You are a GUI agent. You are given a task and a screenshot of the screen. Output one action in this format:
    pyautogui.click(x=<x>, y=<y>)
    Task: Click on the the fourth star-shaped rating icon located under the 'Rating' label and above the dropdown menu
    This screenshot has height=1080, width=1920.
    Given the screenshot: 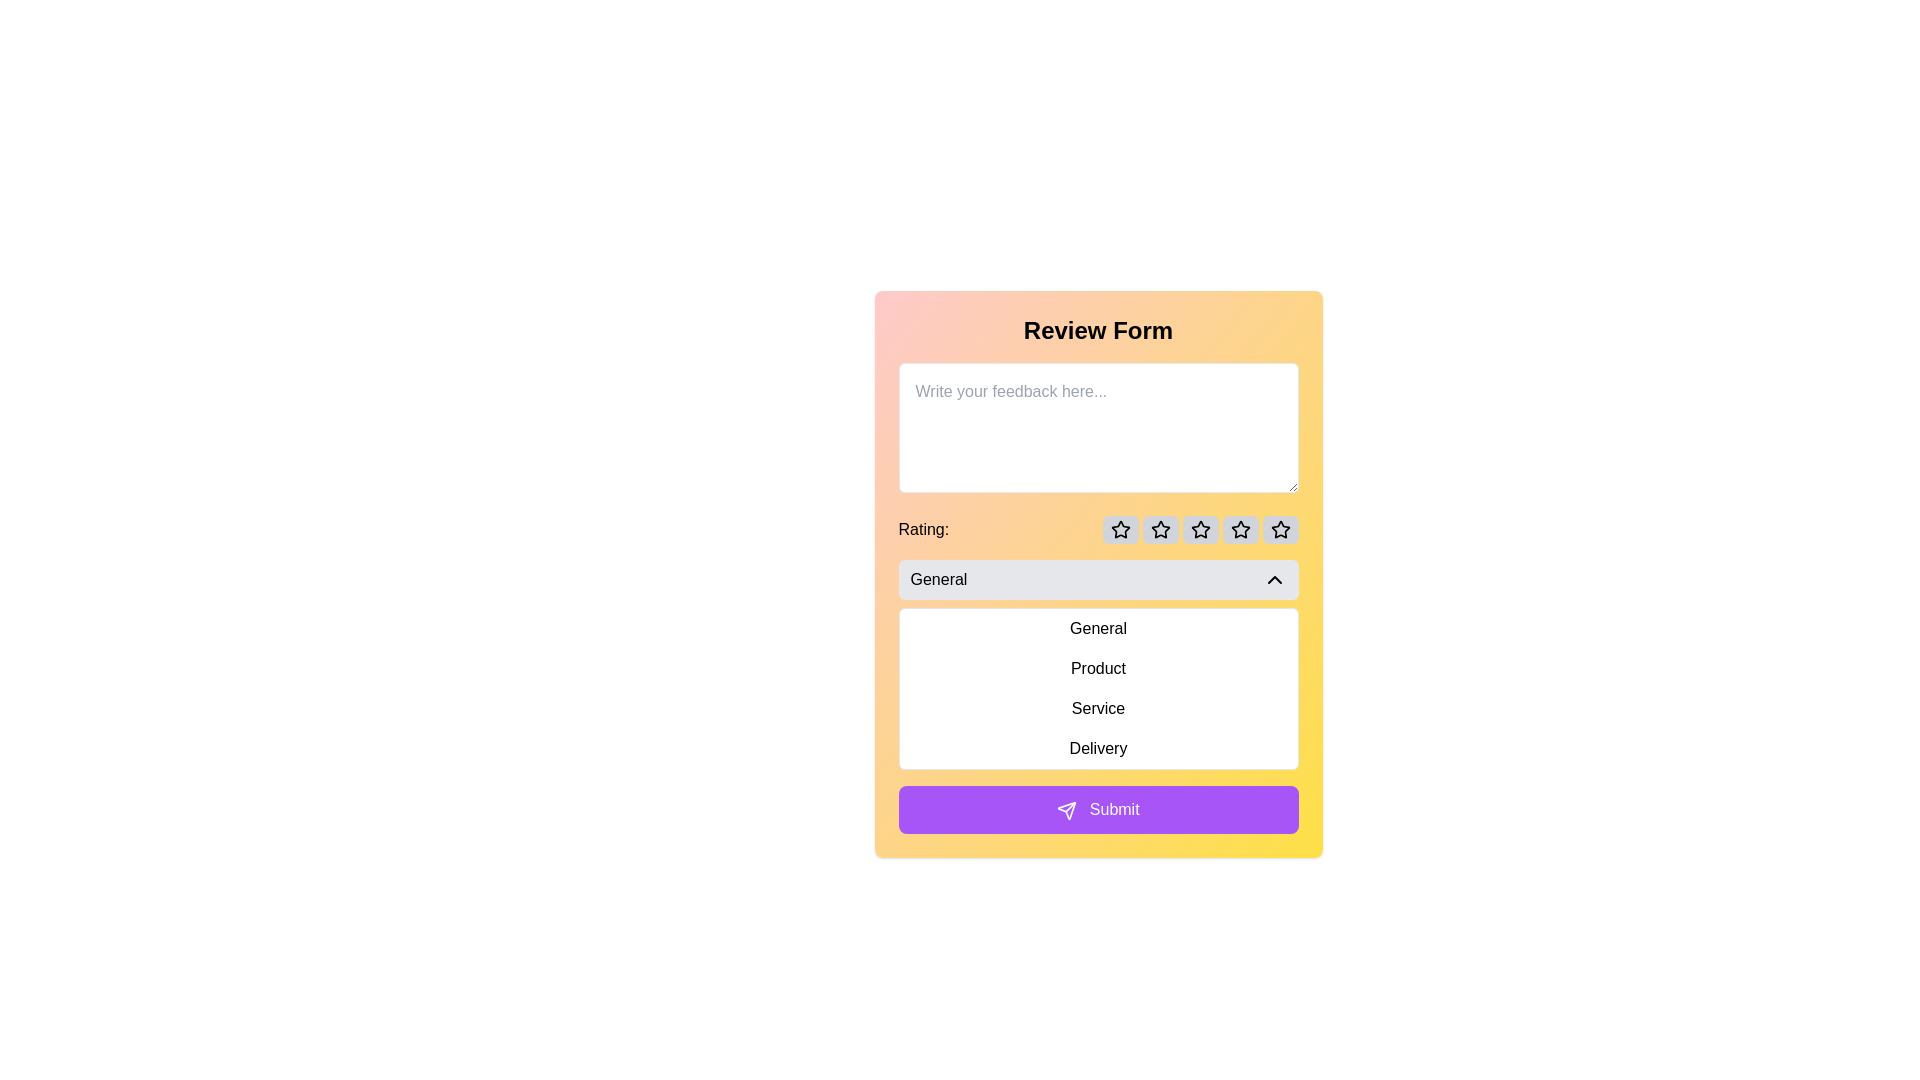 What is the action you would take?
    pyautogui.click(x=1239, y=528)
    